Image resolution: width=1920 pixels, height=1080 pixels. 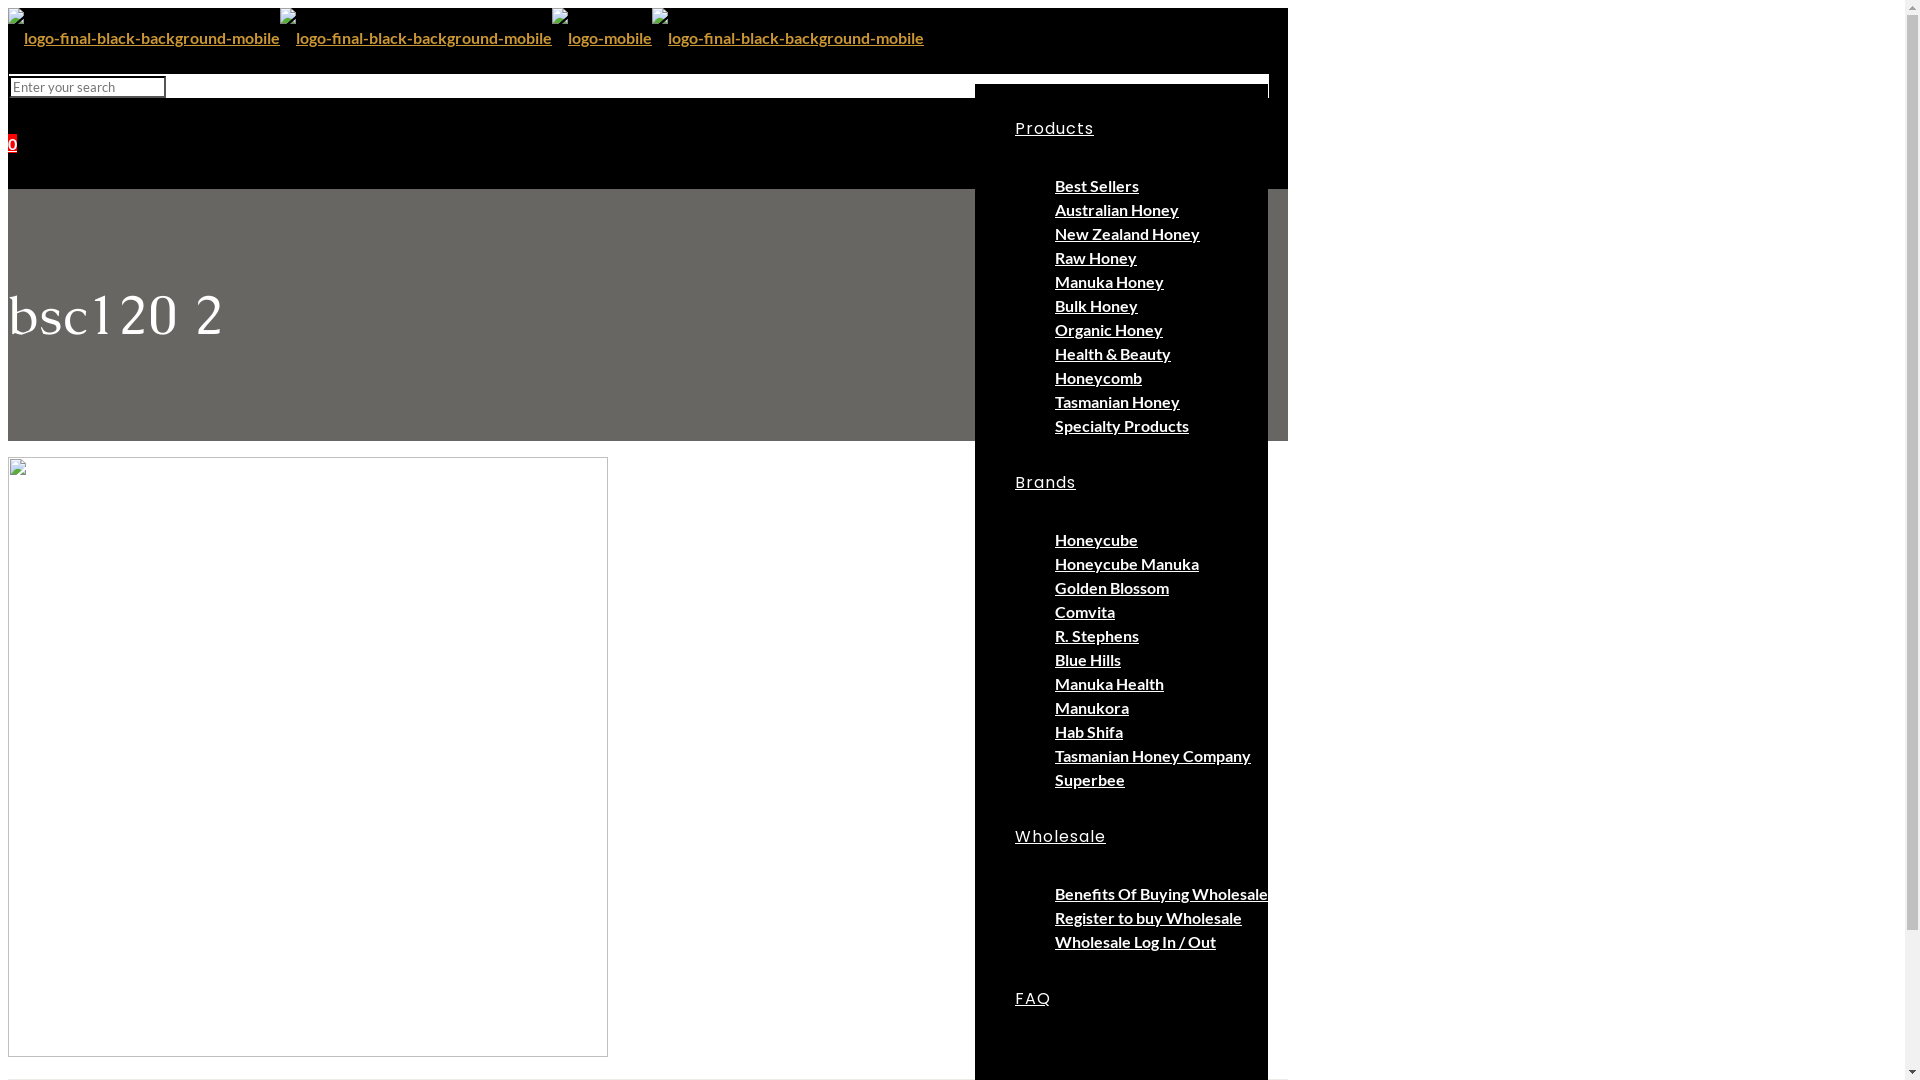 What do you see at coordinates (1108, 682) in the screenshot?
I see `'Manuka Health'` at bounding box center [1108, 682].